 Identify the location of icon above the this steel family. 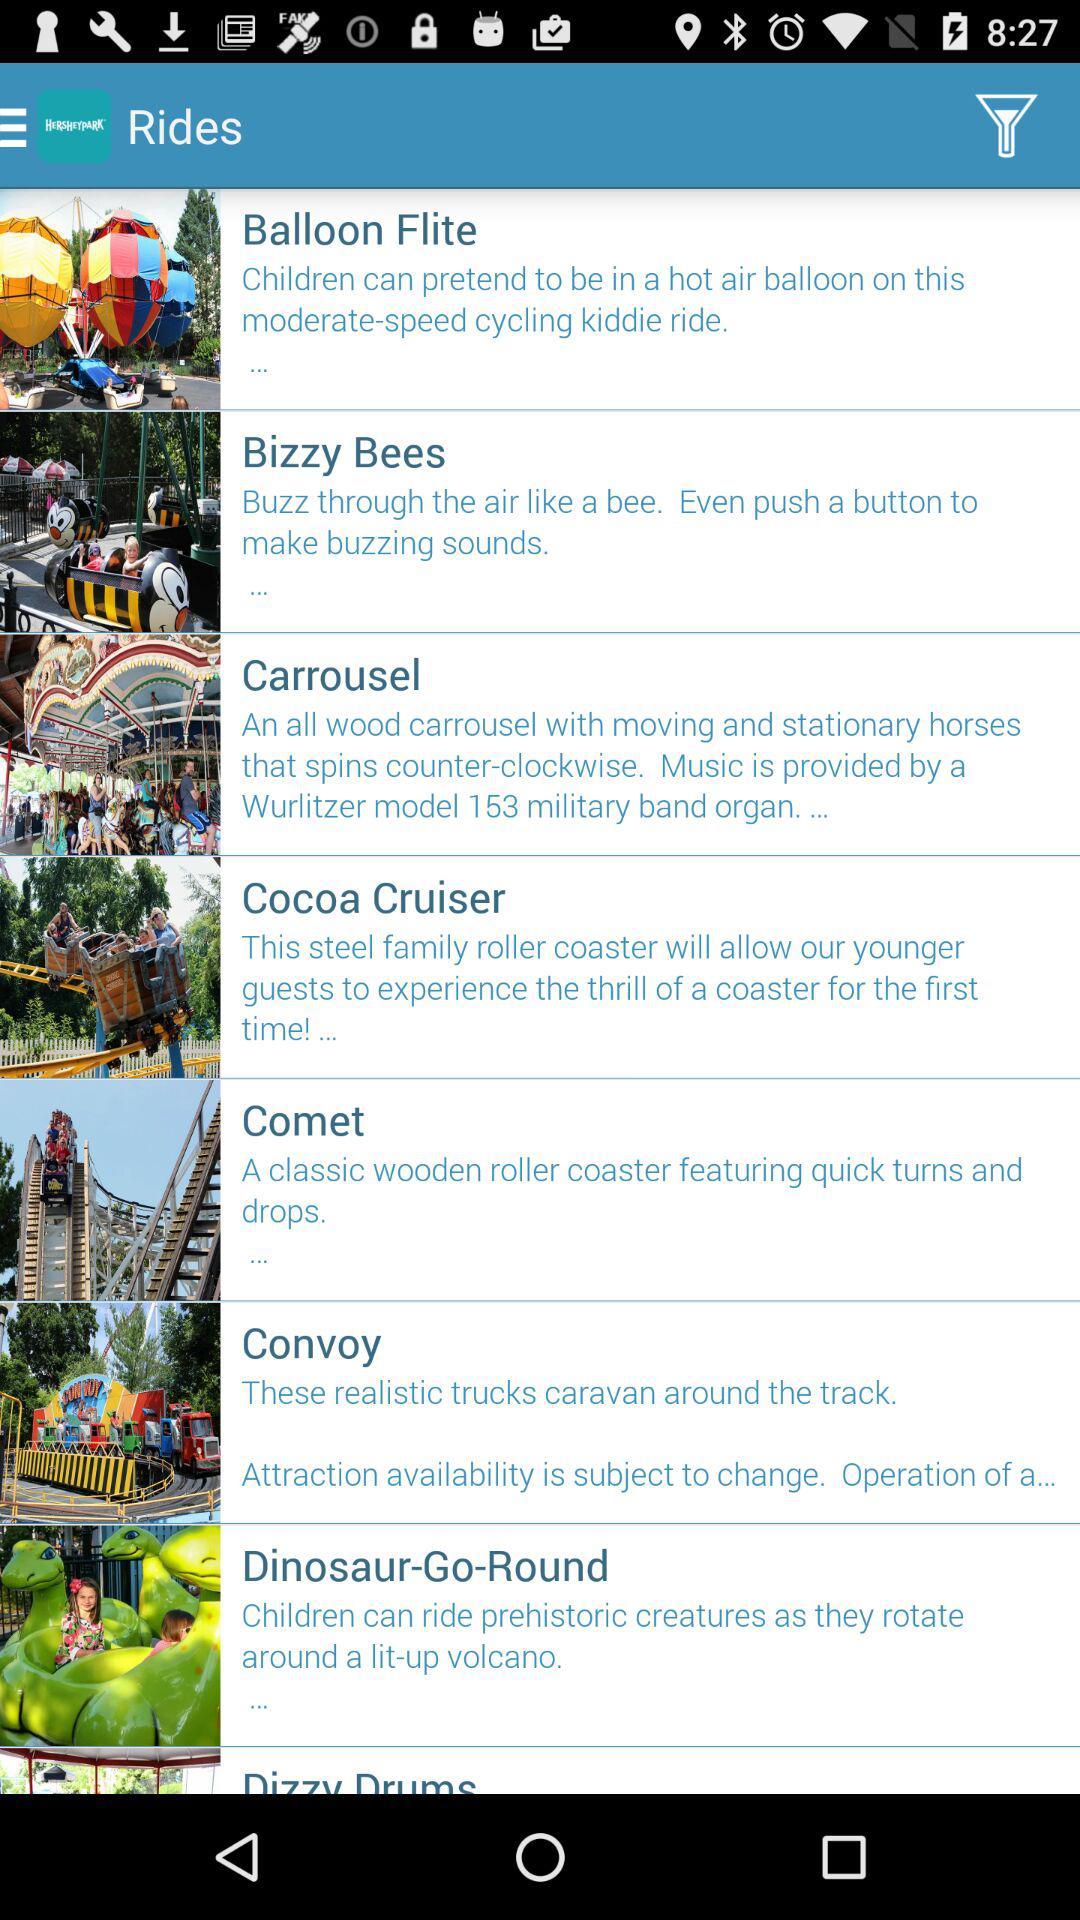
(650, 895).